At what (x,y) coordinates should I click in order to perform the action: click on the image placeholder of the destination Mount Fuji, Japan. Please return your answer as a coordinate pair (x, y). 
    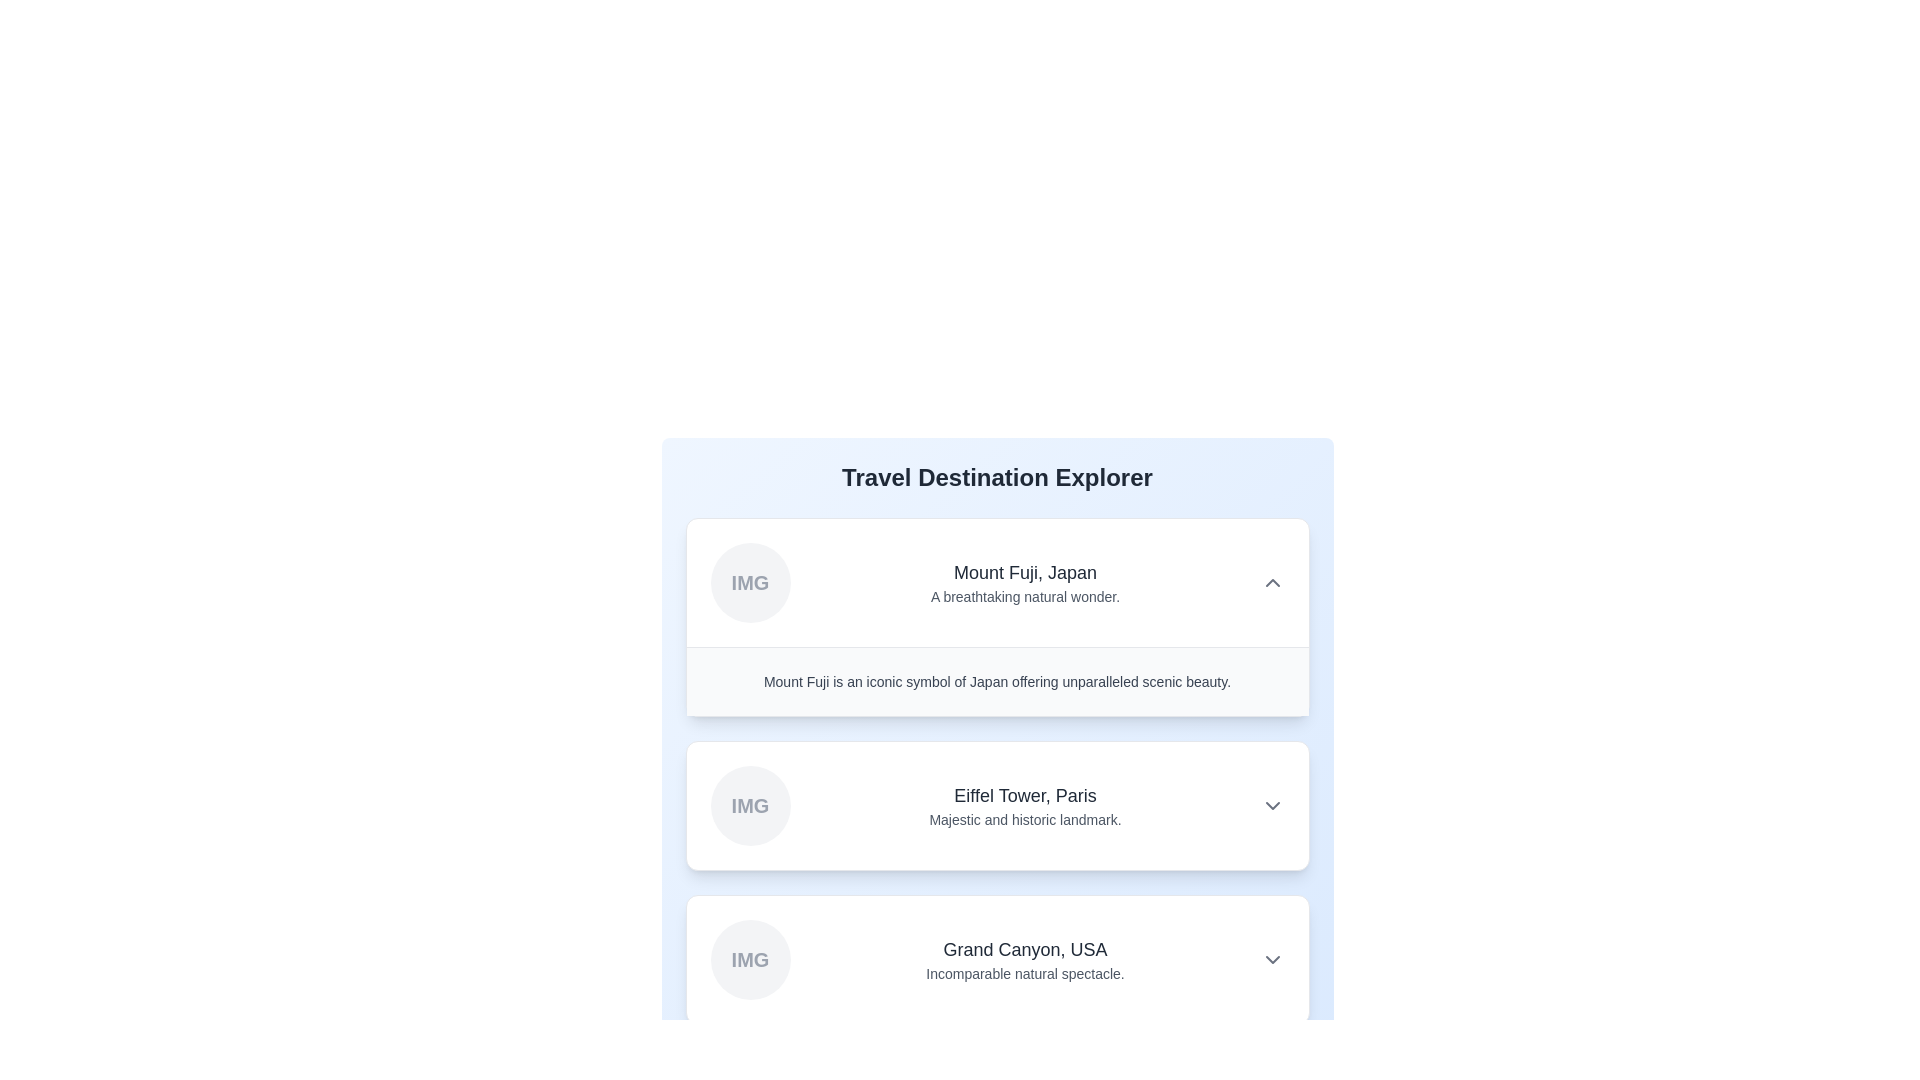
    Looking at the image, I should click on (749, 582).